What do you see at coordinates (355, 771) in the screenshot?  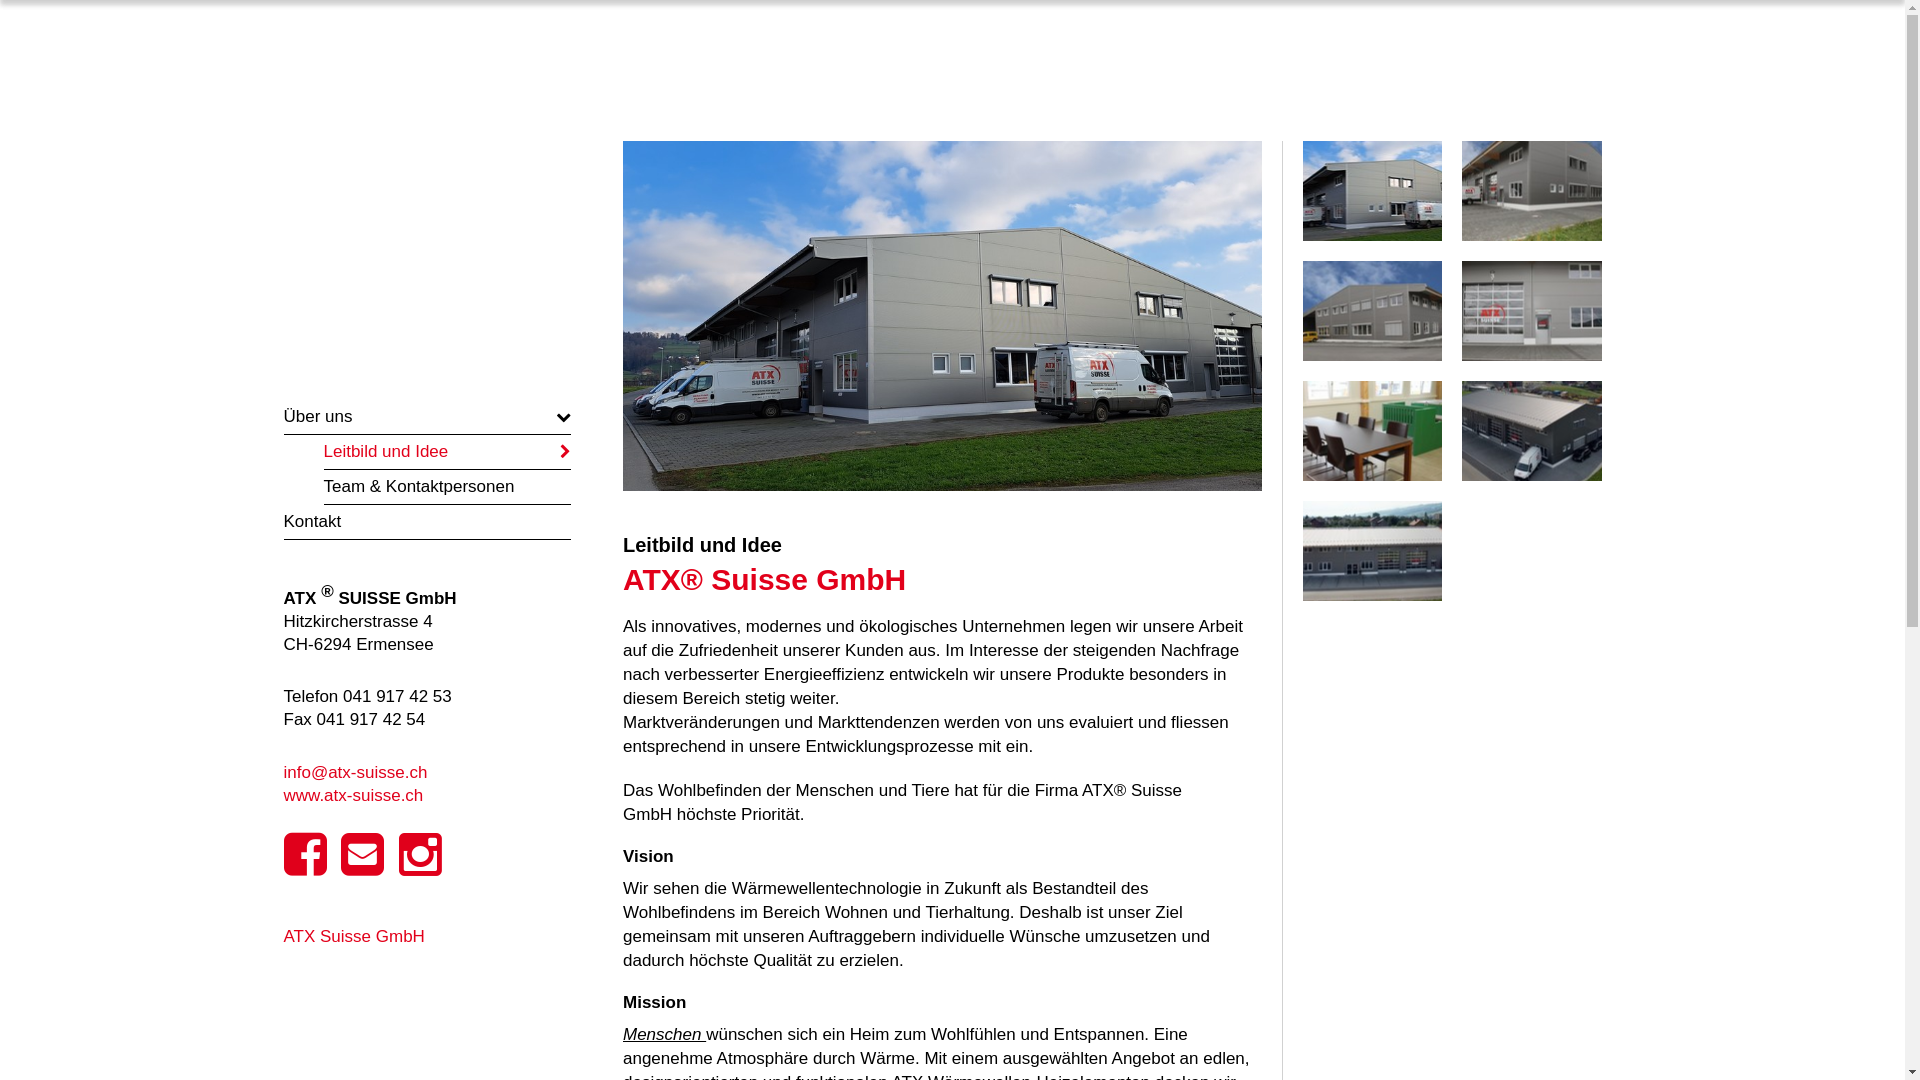 I see `'info@atx-suisse.ch'` at bounding box center [355, 771].